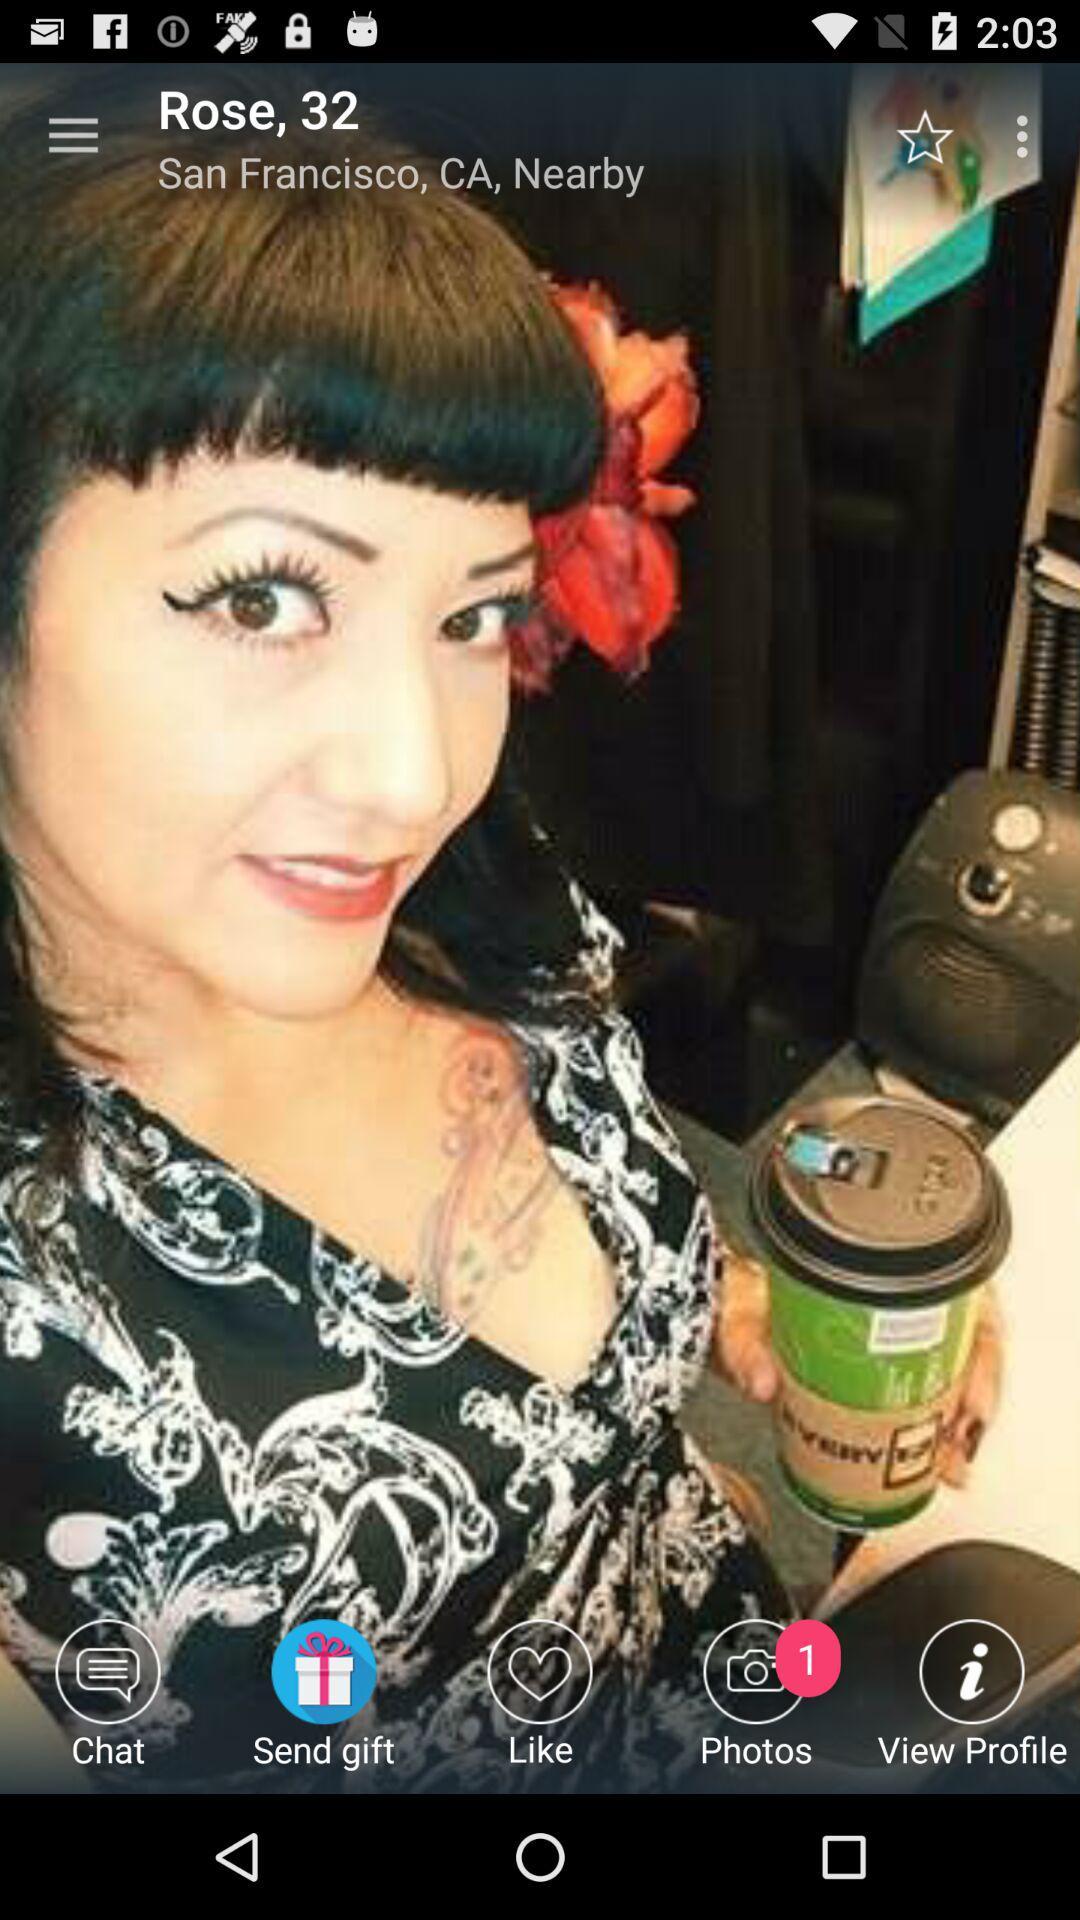  What do you see at coordinates (756, 1705) in the screenshot?
I see `item to the left of view profile icon` at bounding box center [756, 1705].